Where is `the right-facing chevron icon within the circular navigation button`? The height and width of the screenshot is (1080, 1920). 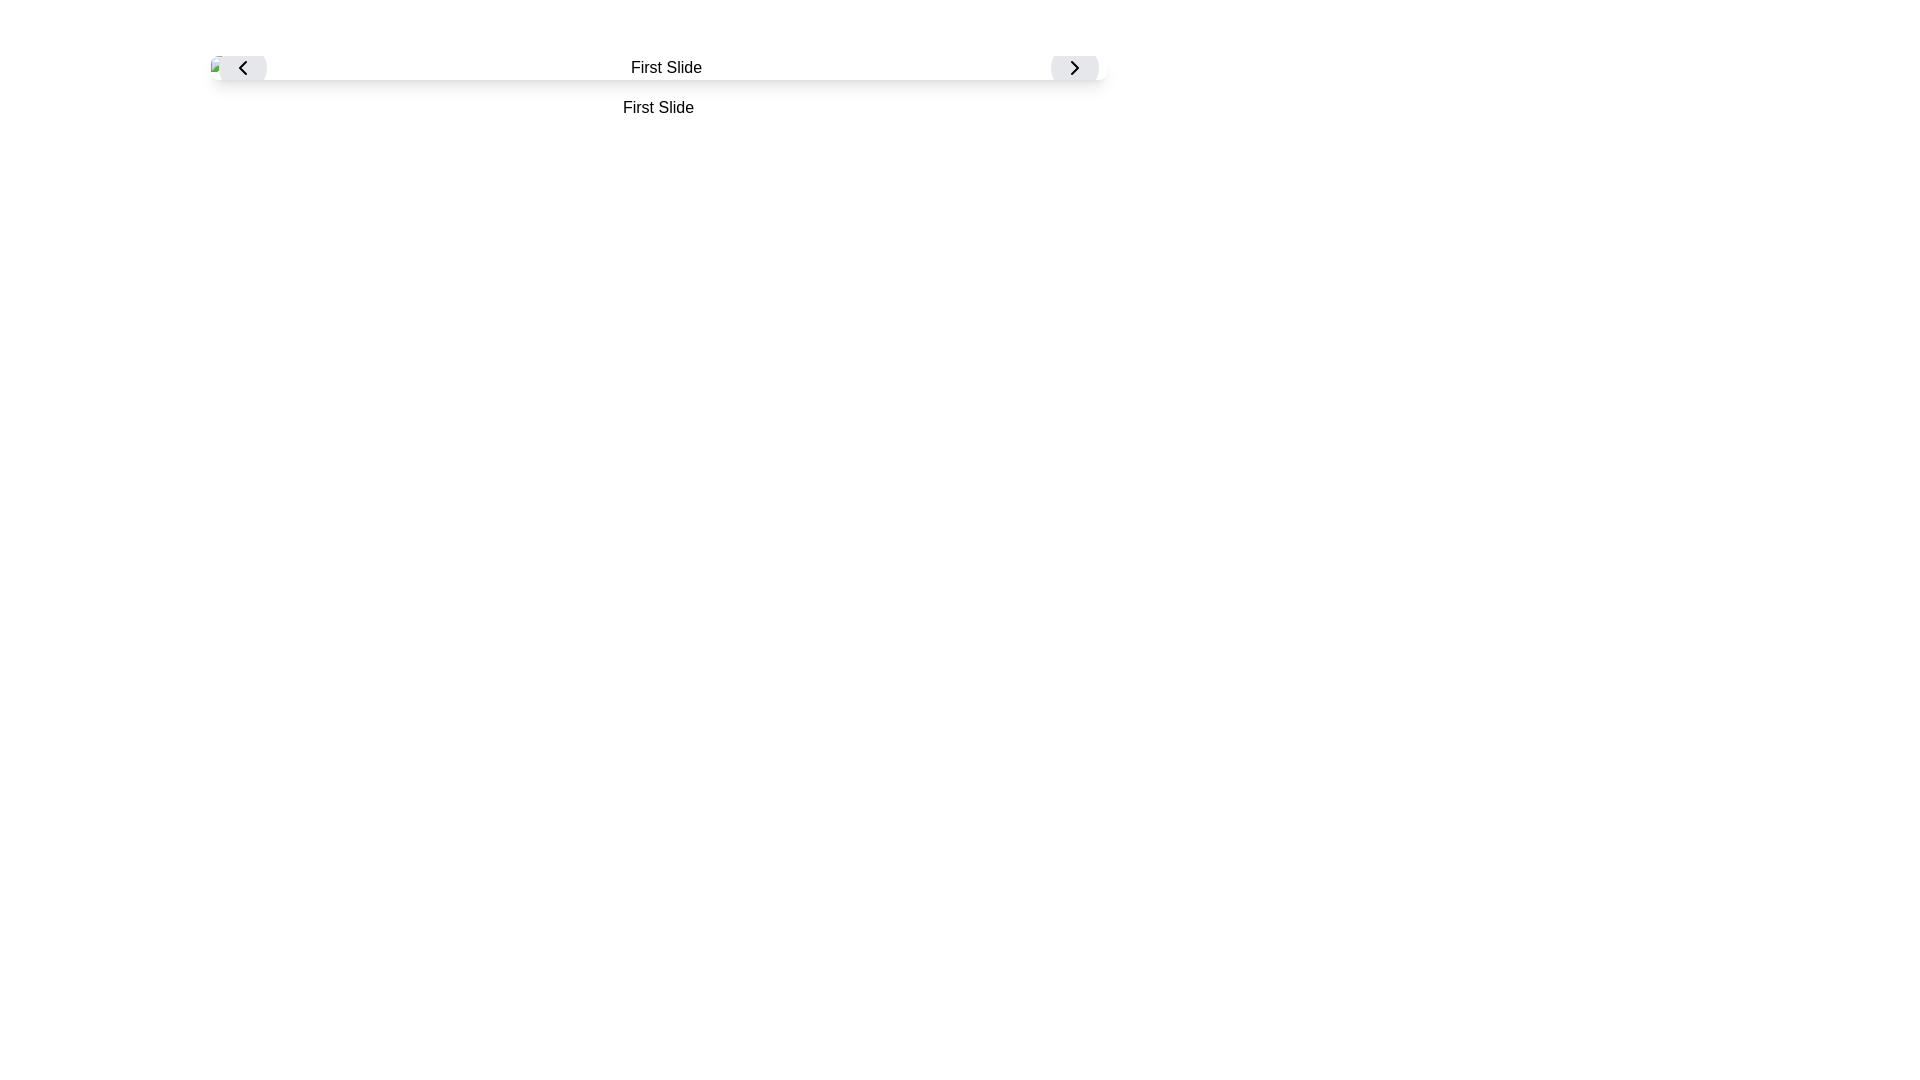 the right-facing chevron icon within the circular navigation button is located at coordinates (1073, 67).